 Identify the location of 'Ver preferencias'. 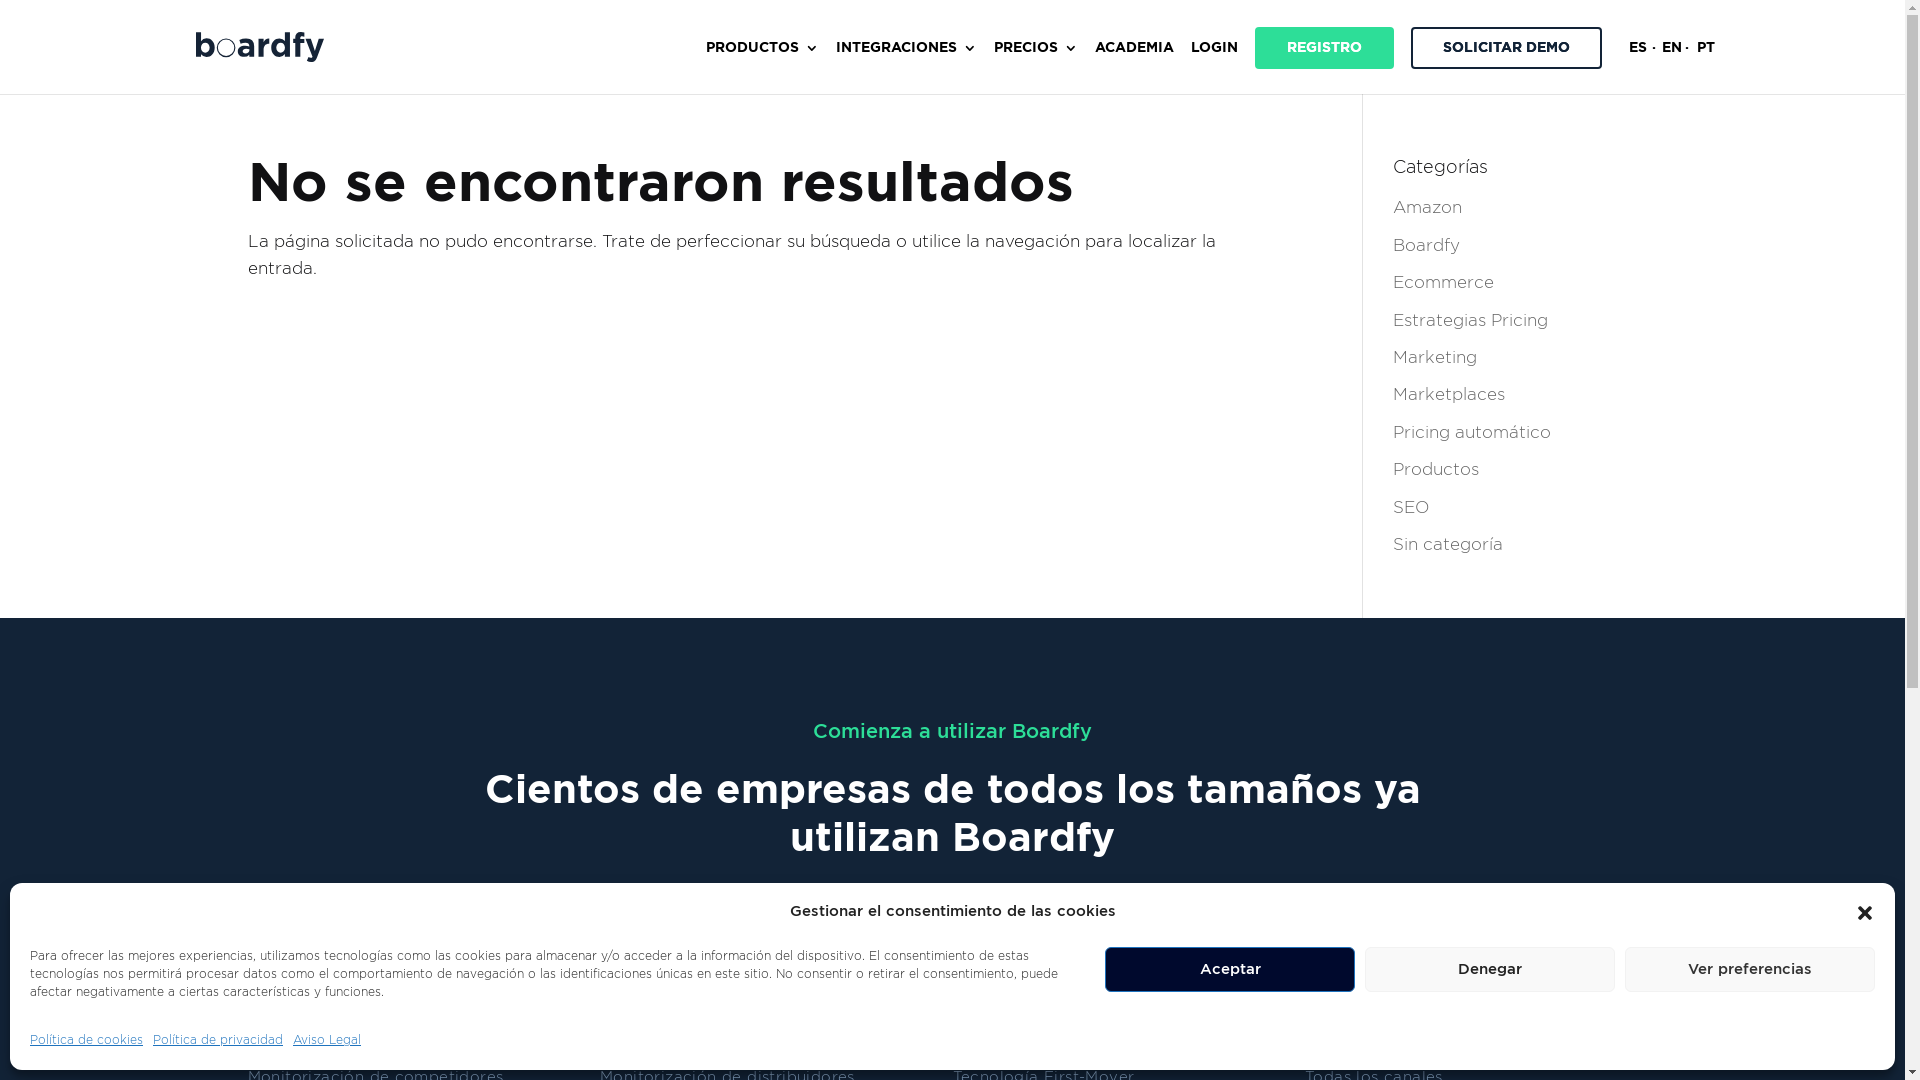
(1749, 968).